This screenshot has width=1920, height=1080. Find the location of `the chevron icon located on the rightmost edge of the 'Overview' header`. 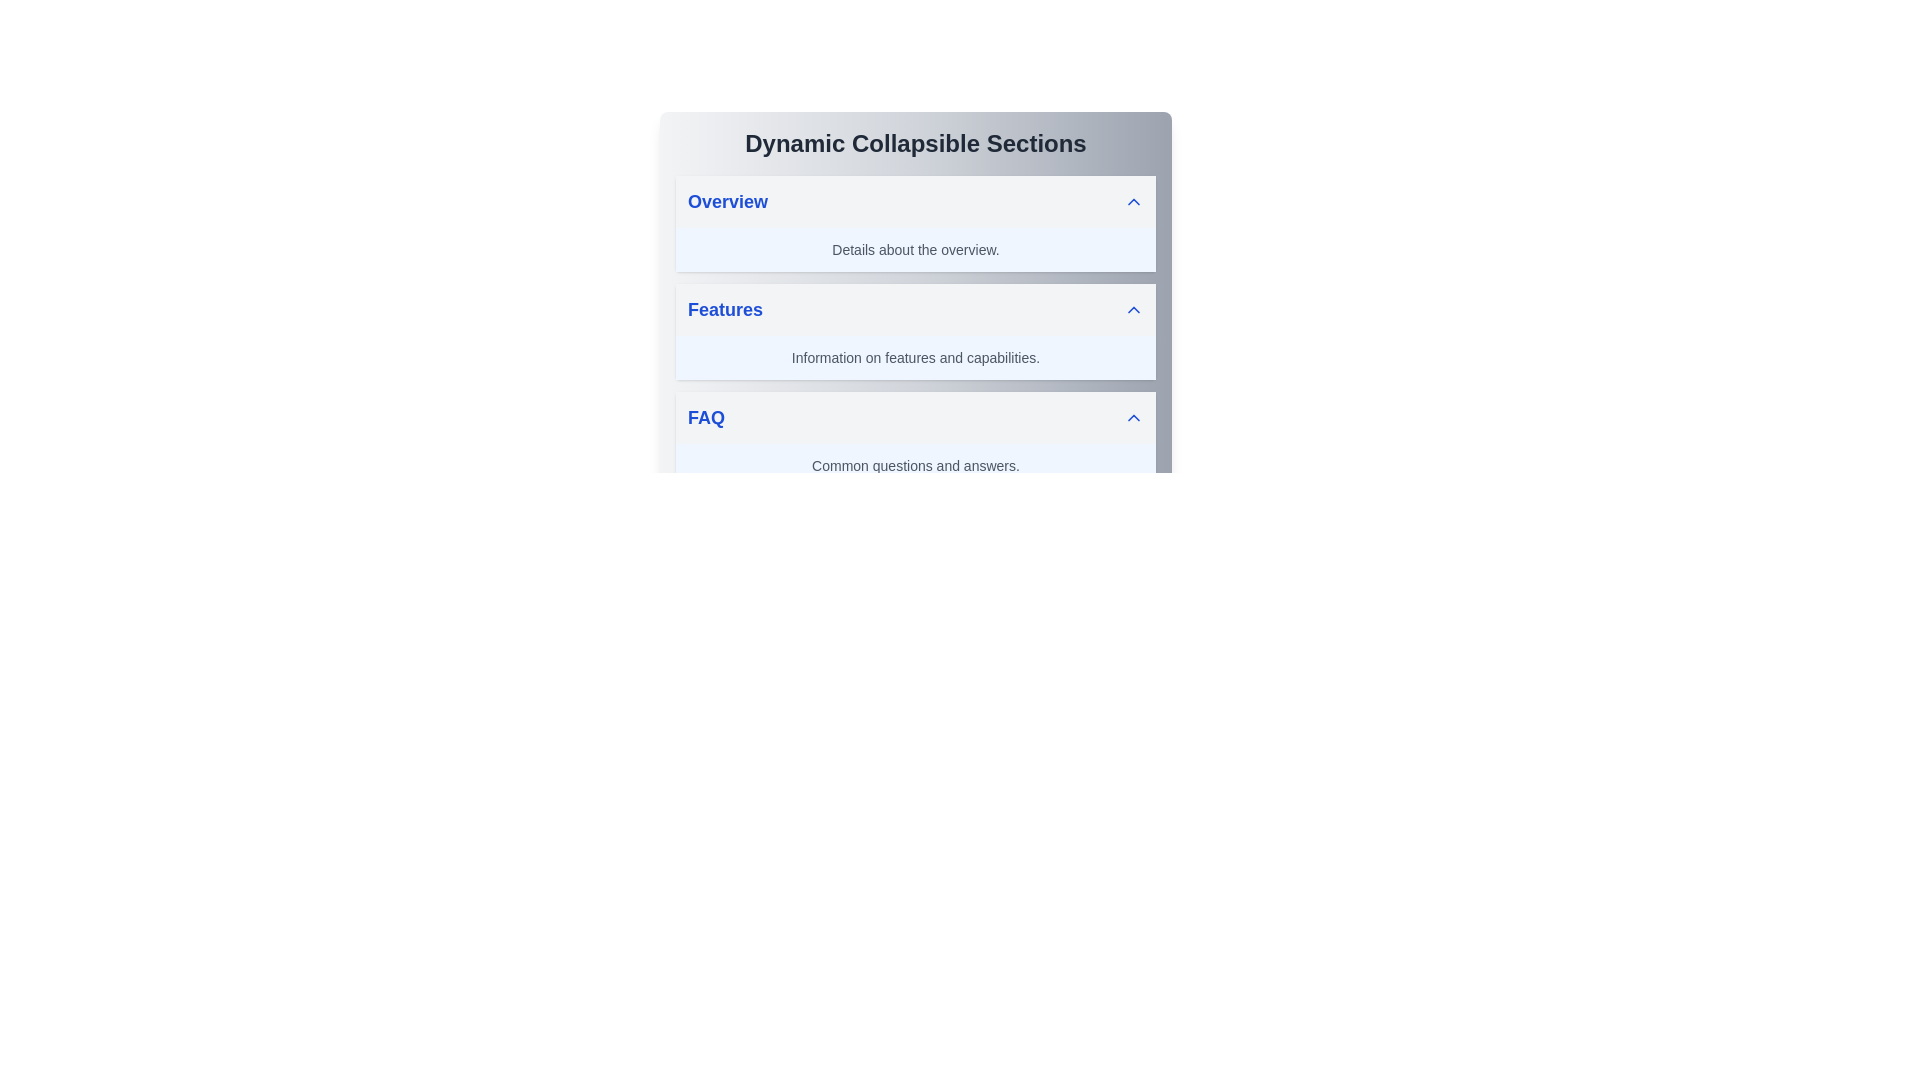

the chevron icon located on the rightmost edge of the 'Overview' header is located at coordinates (1133, 201).